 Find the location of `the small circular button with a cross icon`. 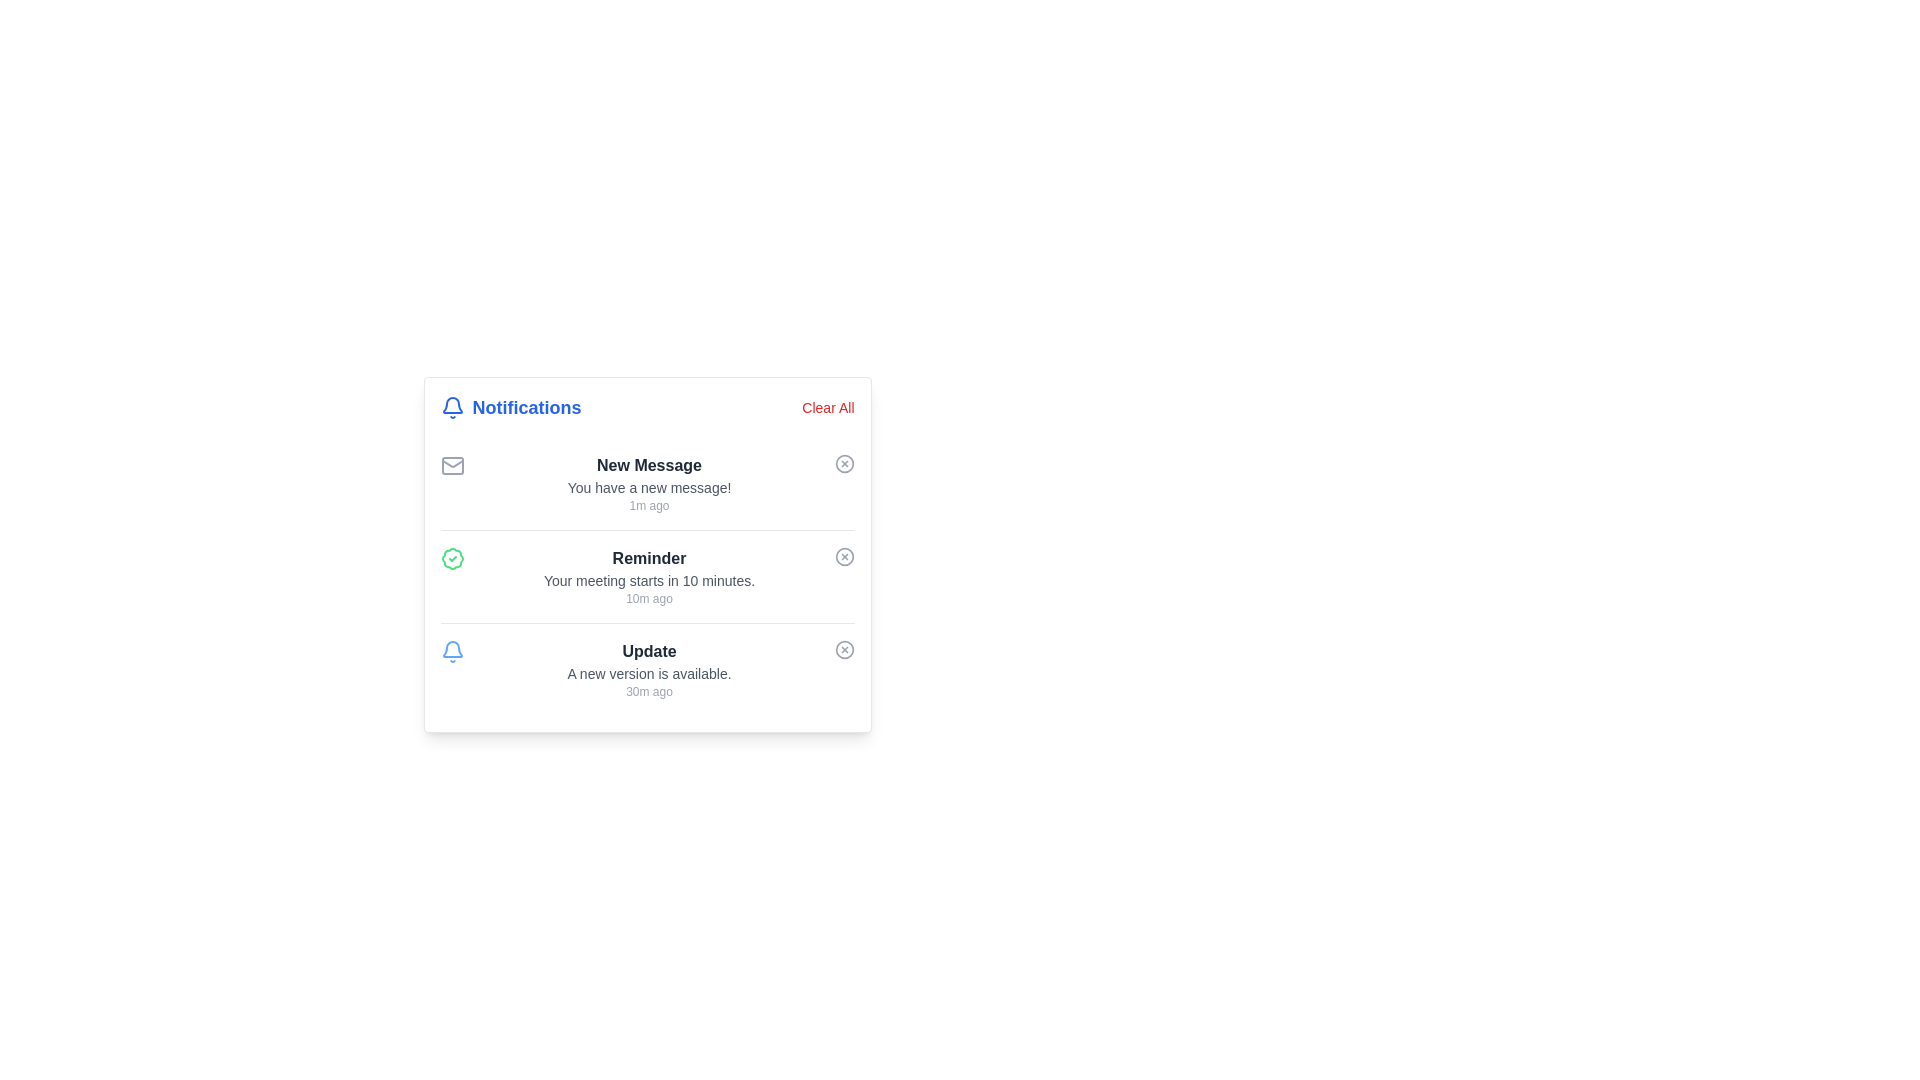

the small circular button with a cross icon is located at coordinates (844, 556).